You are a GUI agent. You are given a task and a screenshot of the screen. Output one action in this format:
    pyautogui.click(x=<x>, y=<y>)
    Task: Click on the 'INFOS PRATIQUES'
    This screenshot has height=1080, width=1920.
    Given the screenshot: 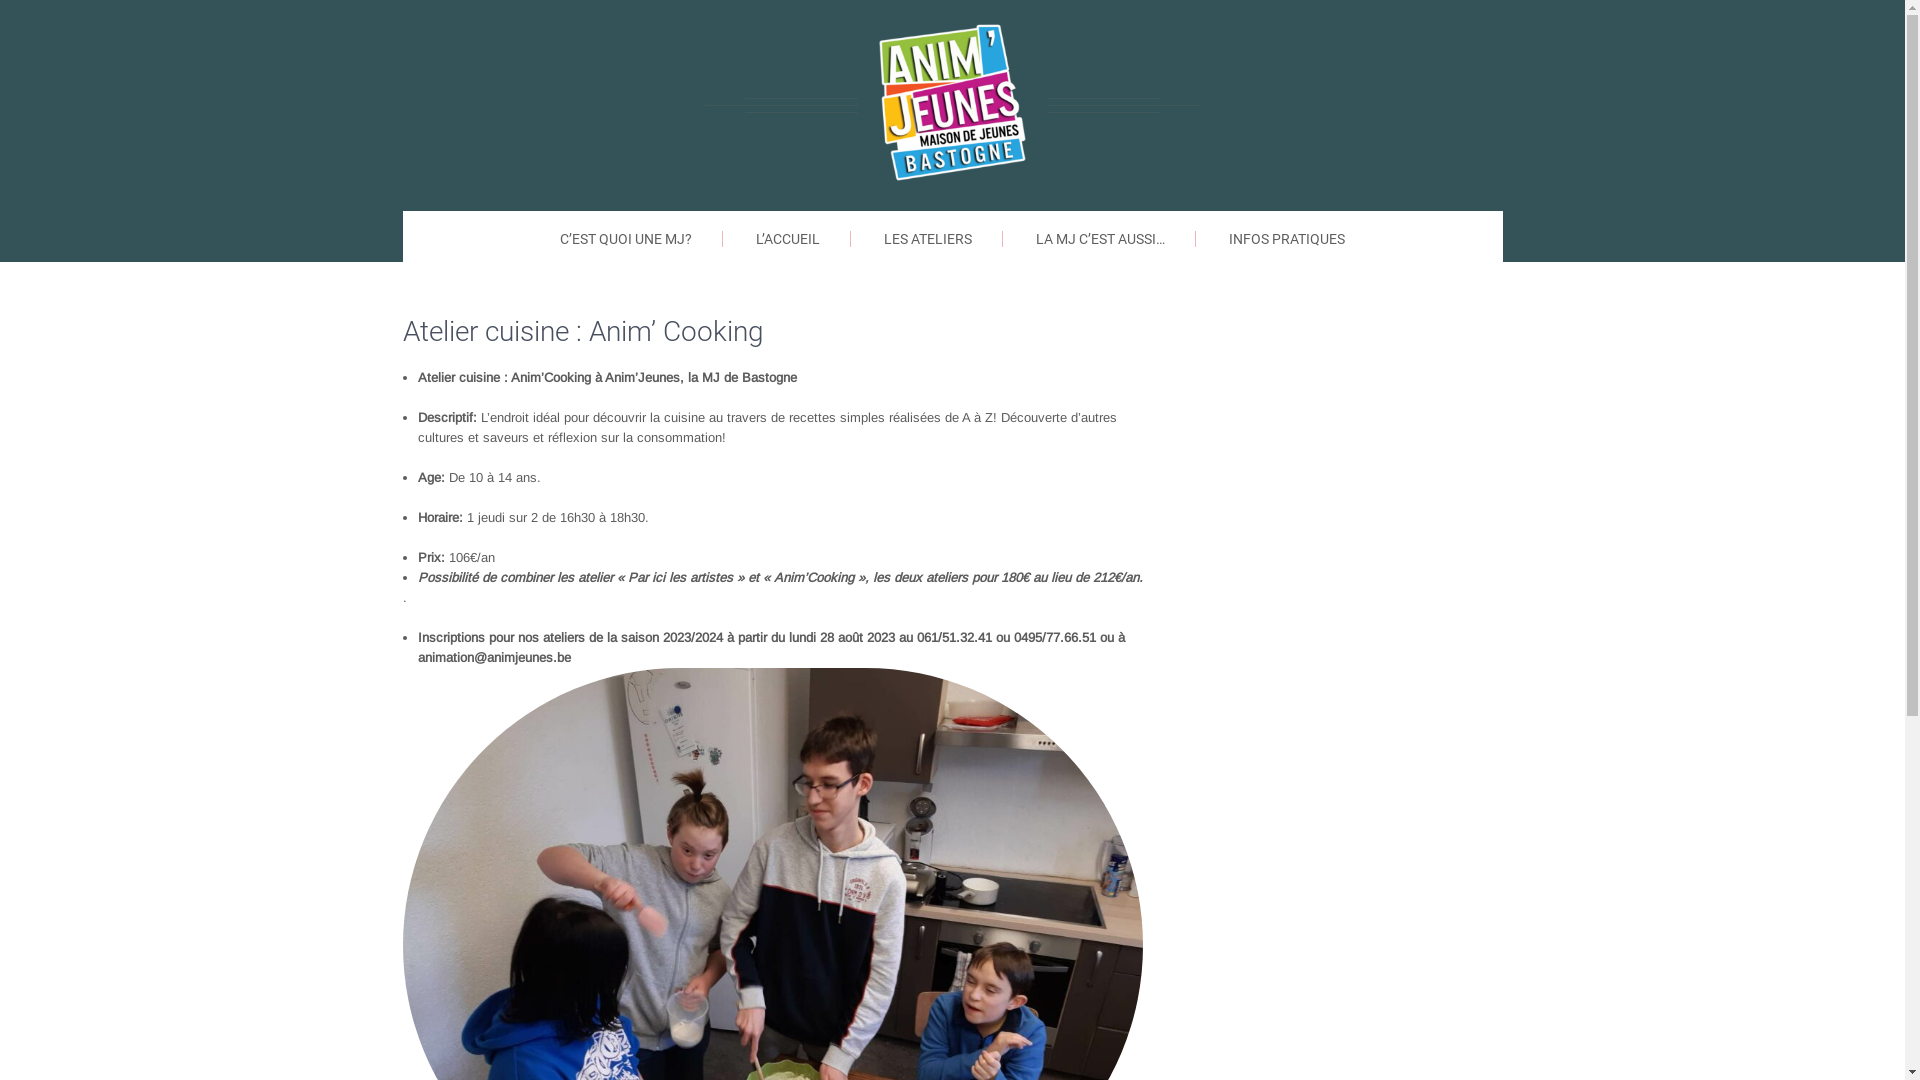 What is the action you would take?
    pyautogui.click(x=1199, y=238)
    